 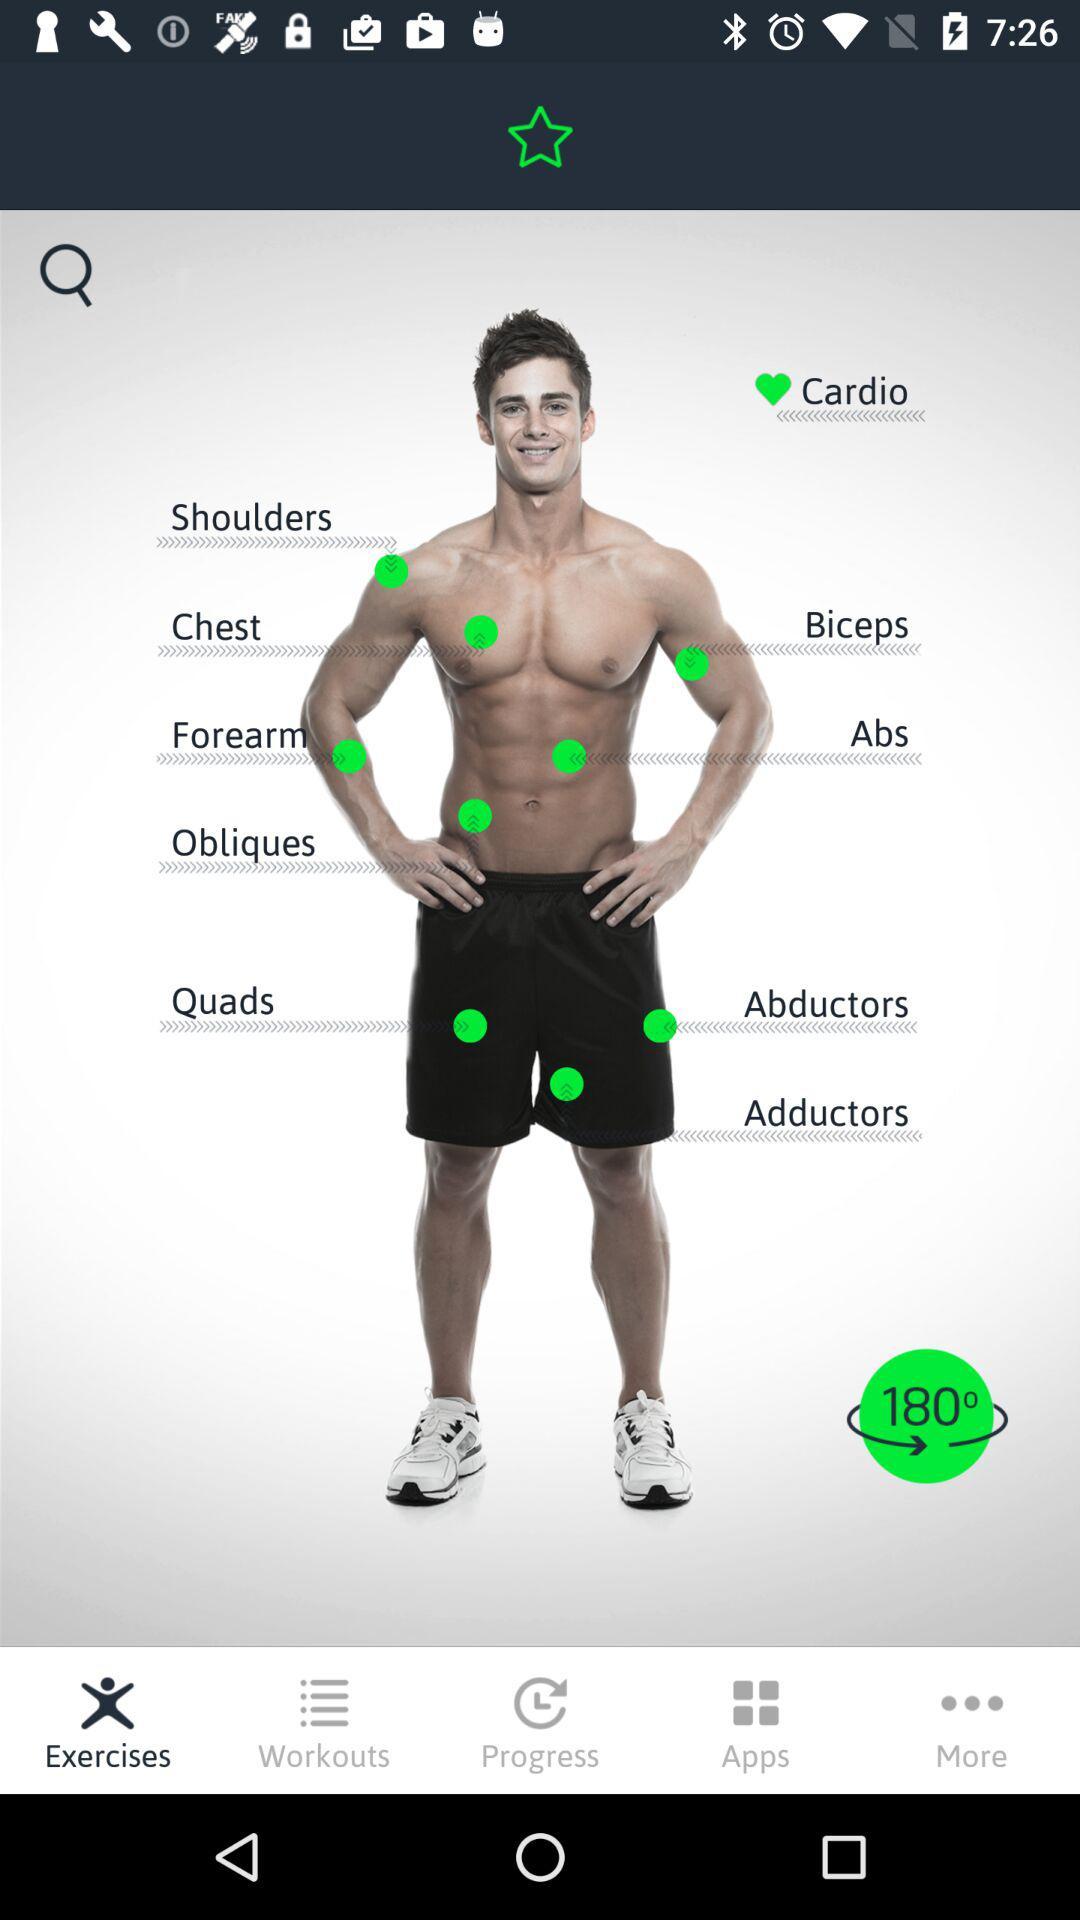 What do you see at coordinates (927, 1415) in the screenshot?
I see `the avatar icon` at bounding box center [927, 1415].